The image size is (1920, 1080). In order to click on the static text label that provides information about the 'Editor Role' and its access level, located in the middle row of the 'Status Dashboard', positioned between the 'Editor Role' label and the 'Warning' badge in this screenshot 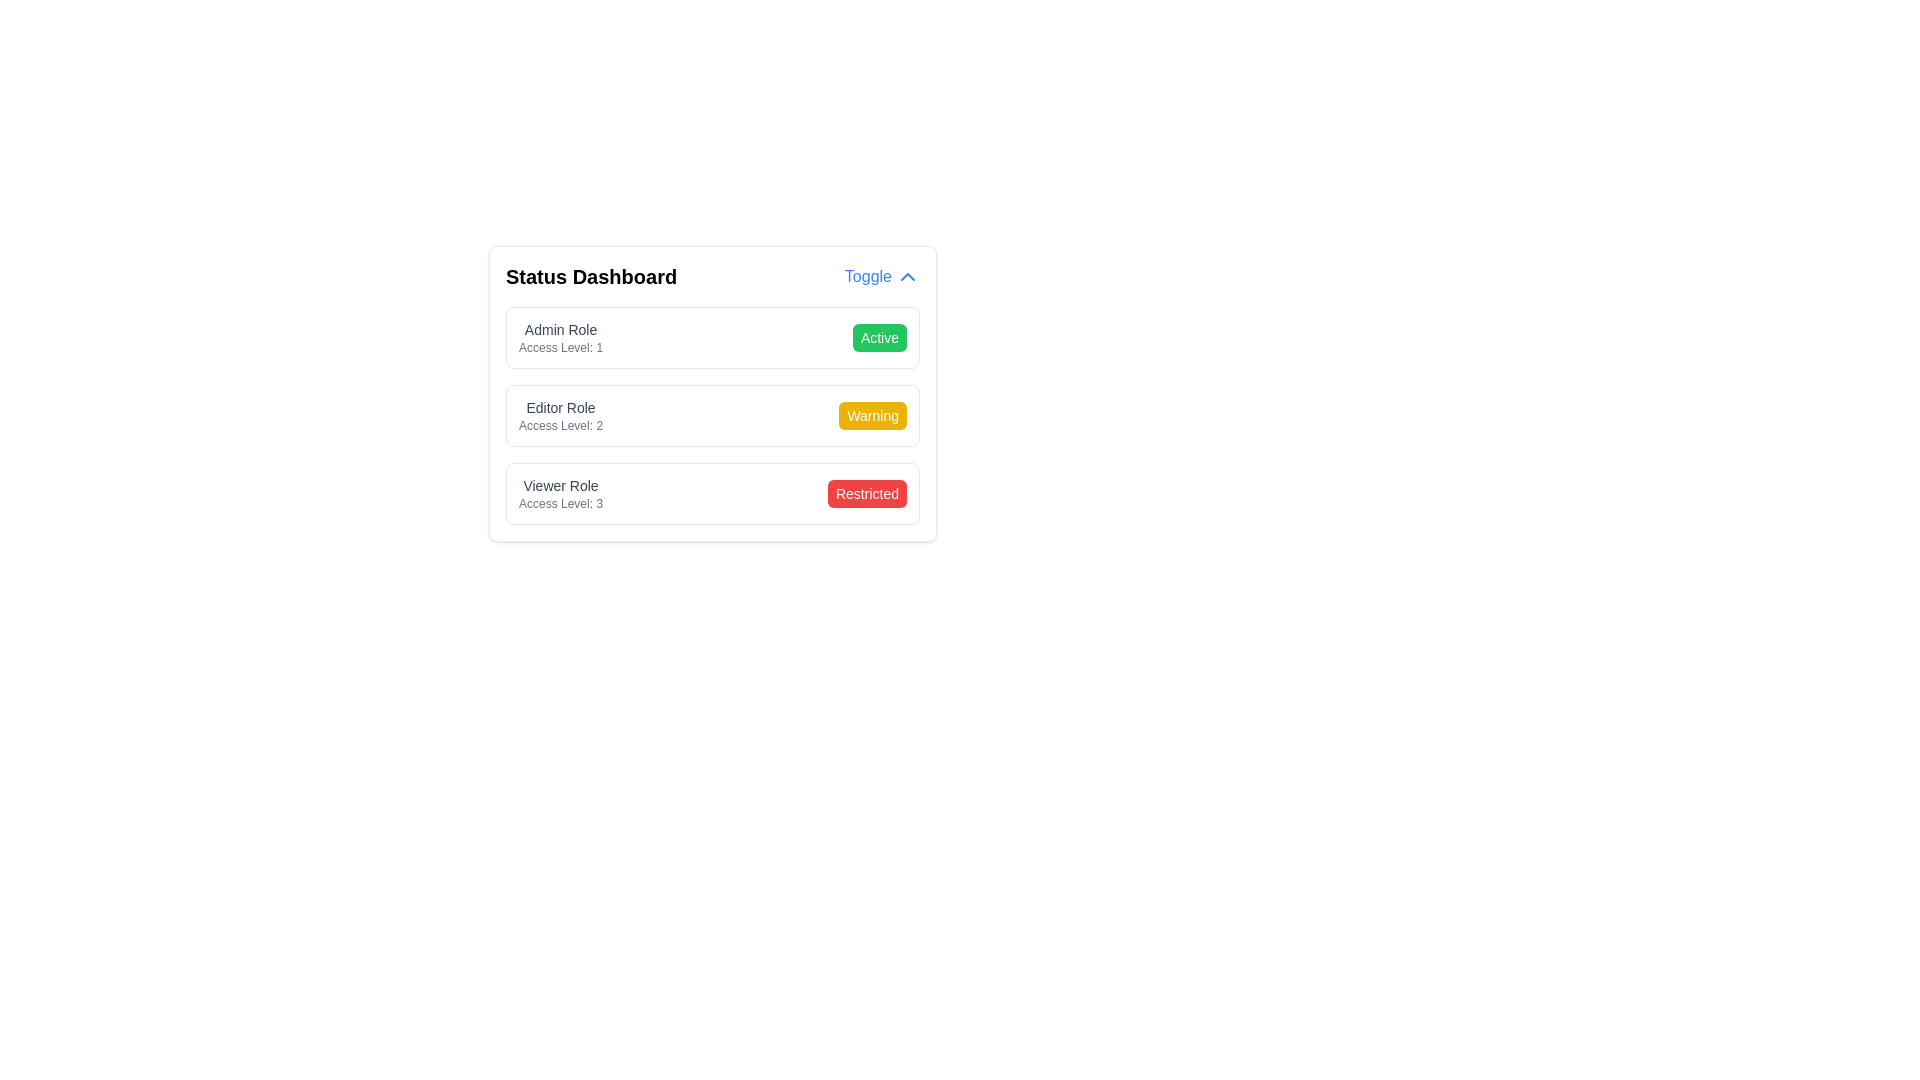, I will do `click(560, 415)`.